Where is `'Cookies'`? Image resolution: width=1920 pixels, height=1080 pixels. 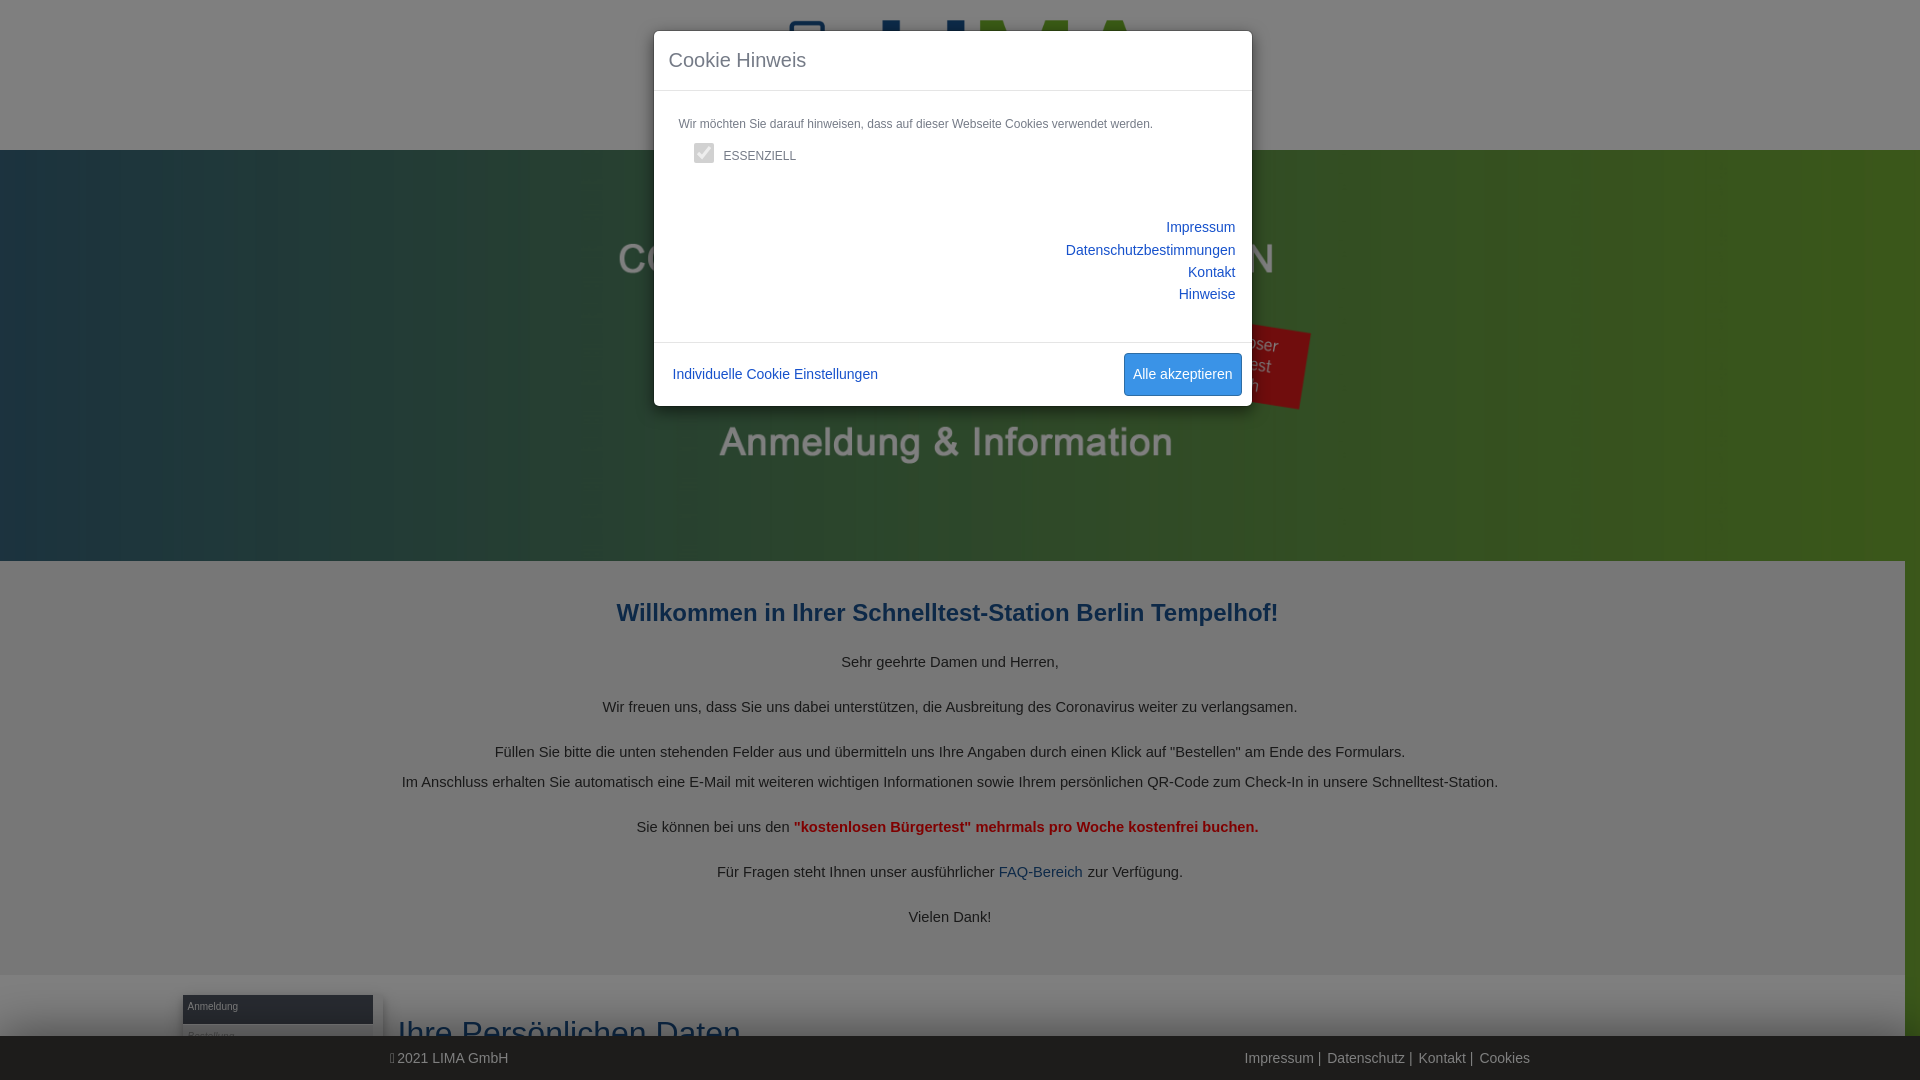
'Cookies' is located at coordinates (1504, 1056).